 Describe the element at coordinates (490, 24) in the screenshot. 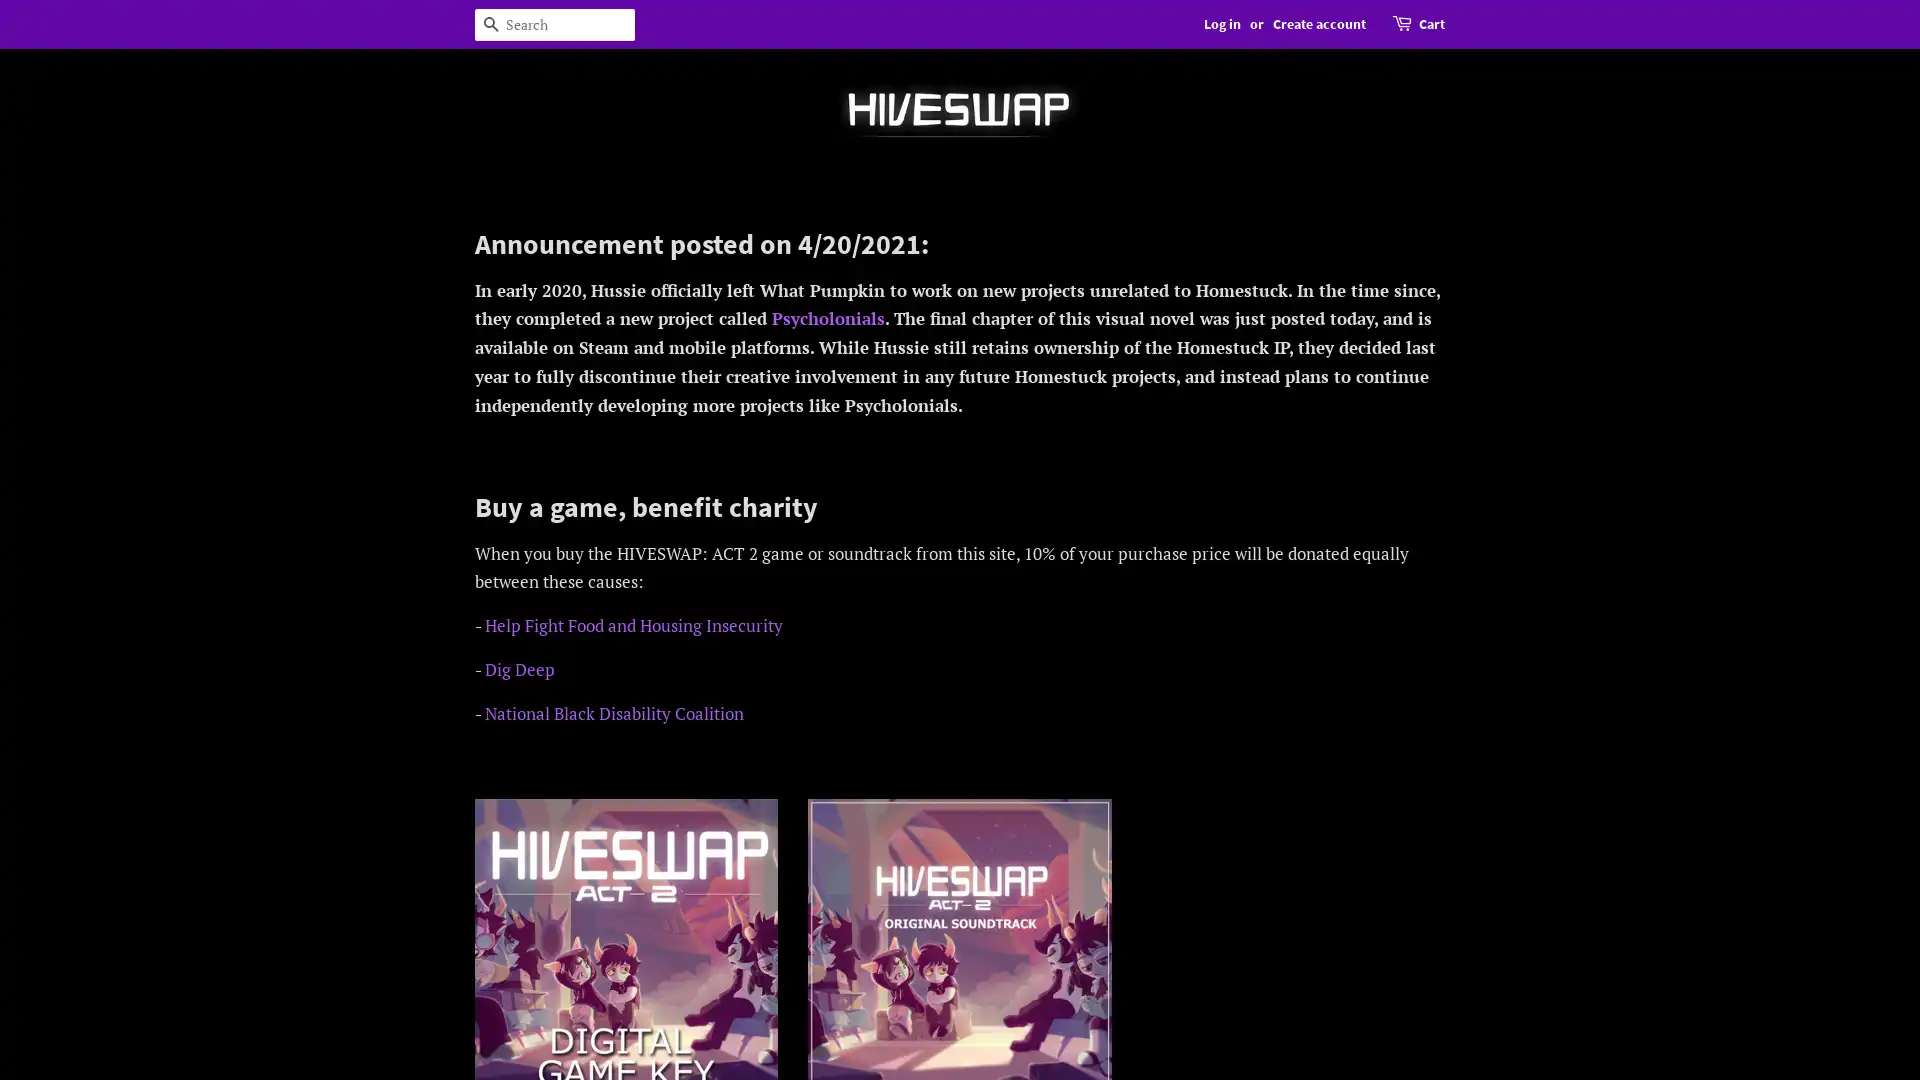

I see `Search` at that location.